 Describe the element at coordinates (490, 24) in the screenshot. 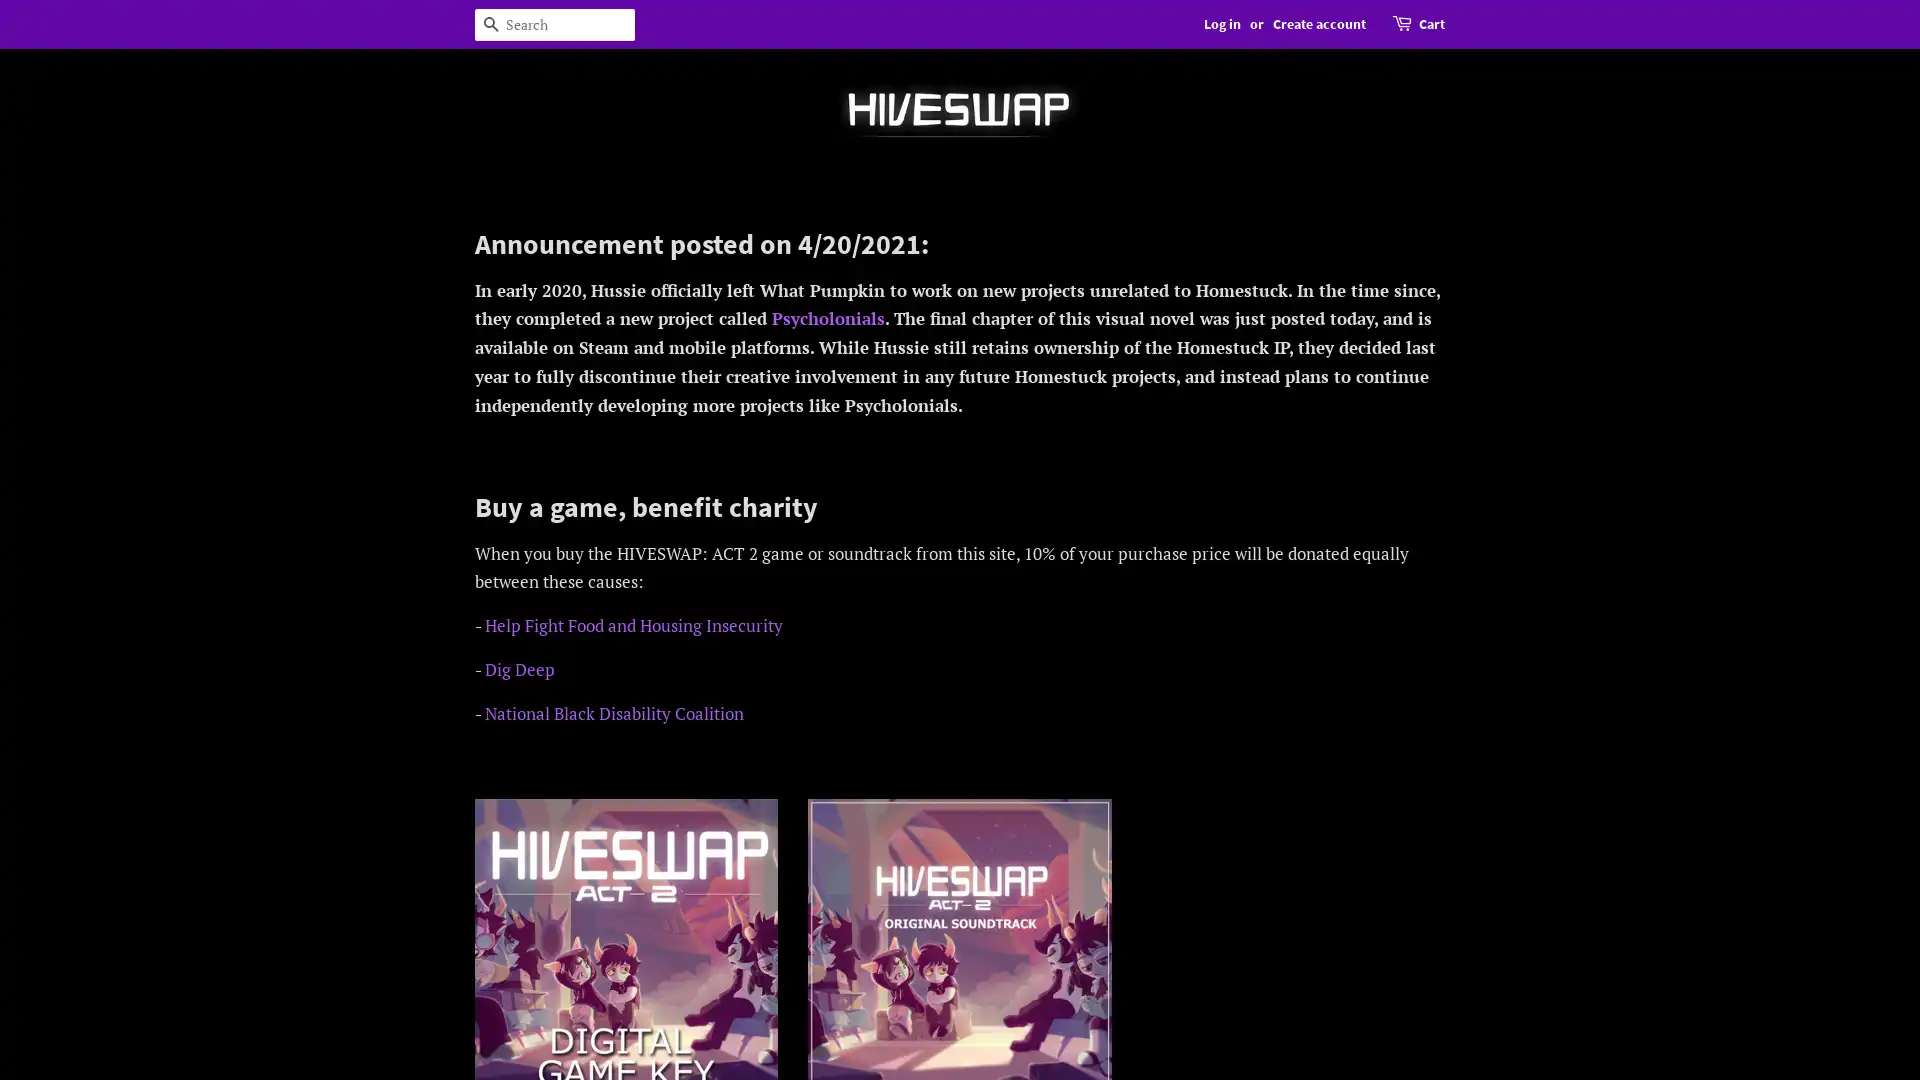

I see `Search` at that location.